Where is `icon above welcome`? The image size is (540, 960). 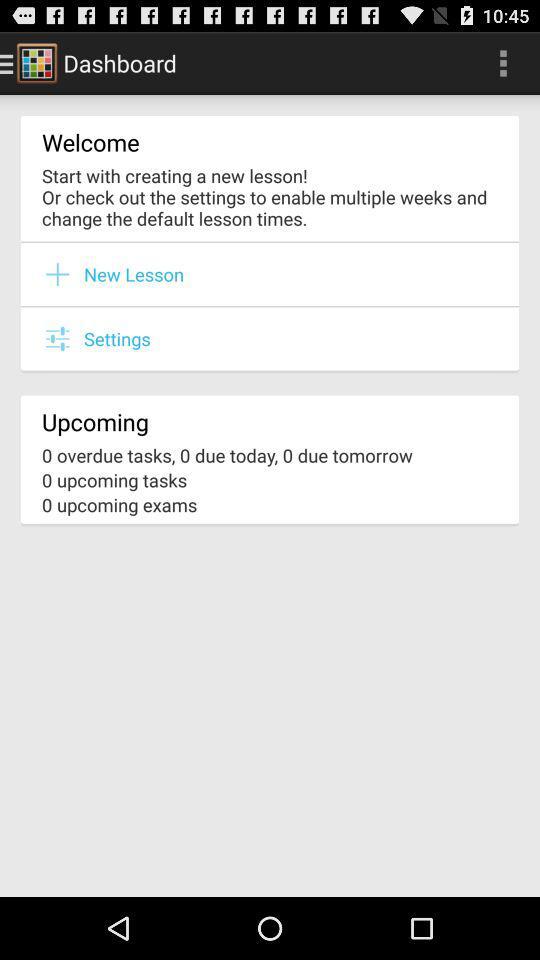
icon above welcome is located at coordinates (502, 62).